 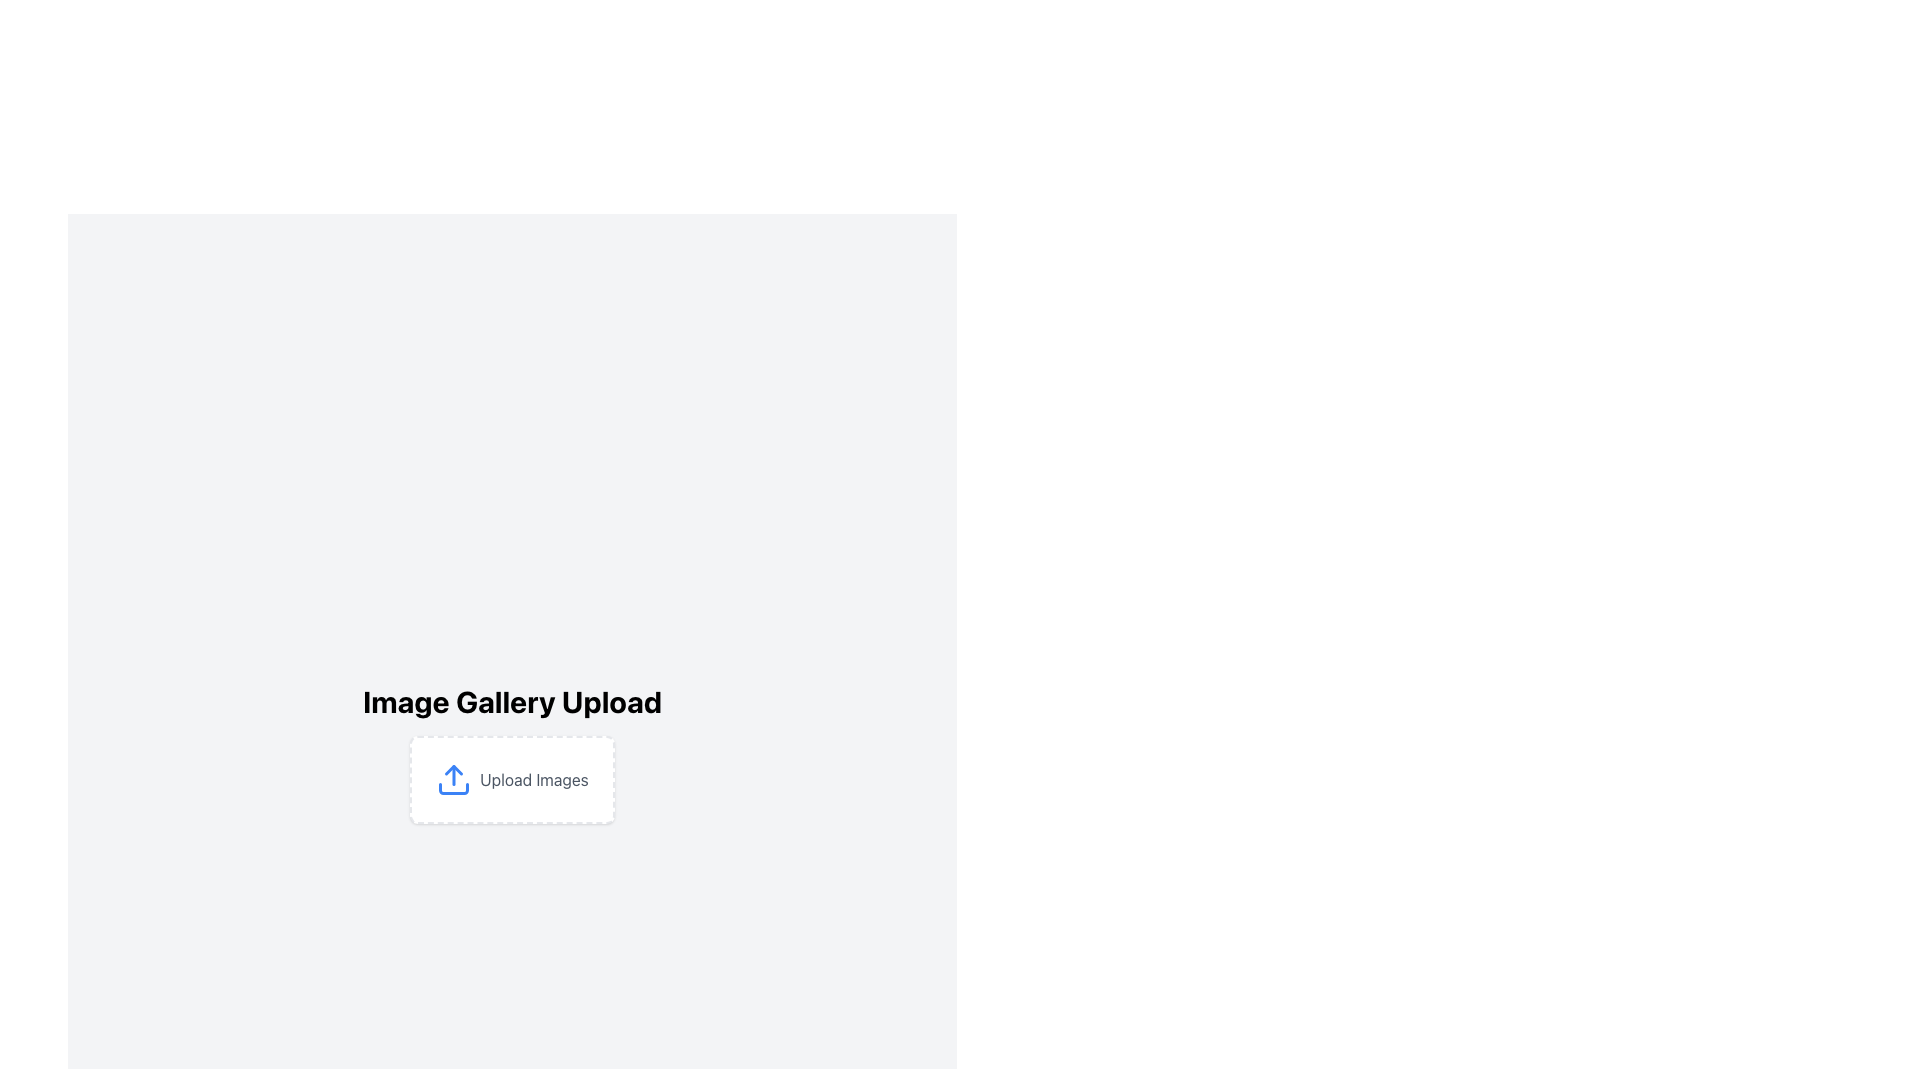 What do you see at coordinates (512, 778) in the screenshot?
I see `the File upload button or area located under the 'Image Gallery Upload' heading` at bounding box center [512, 778].